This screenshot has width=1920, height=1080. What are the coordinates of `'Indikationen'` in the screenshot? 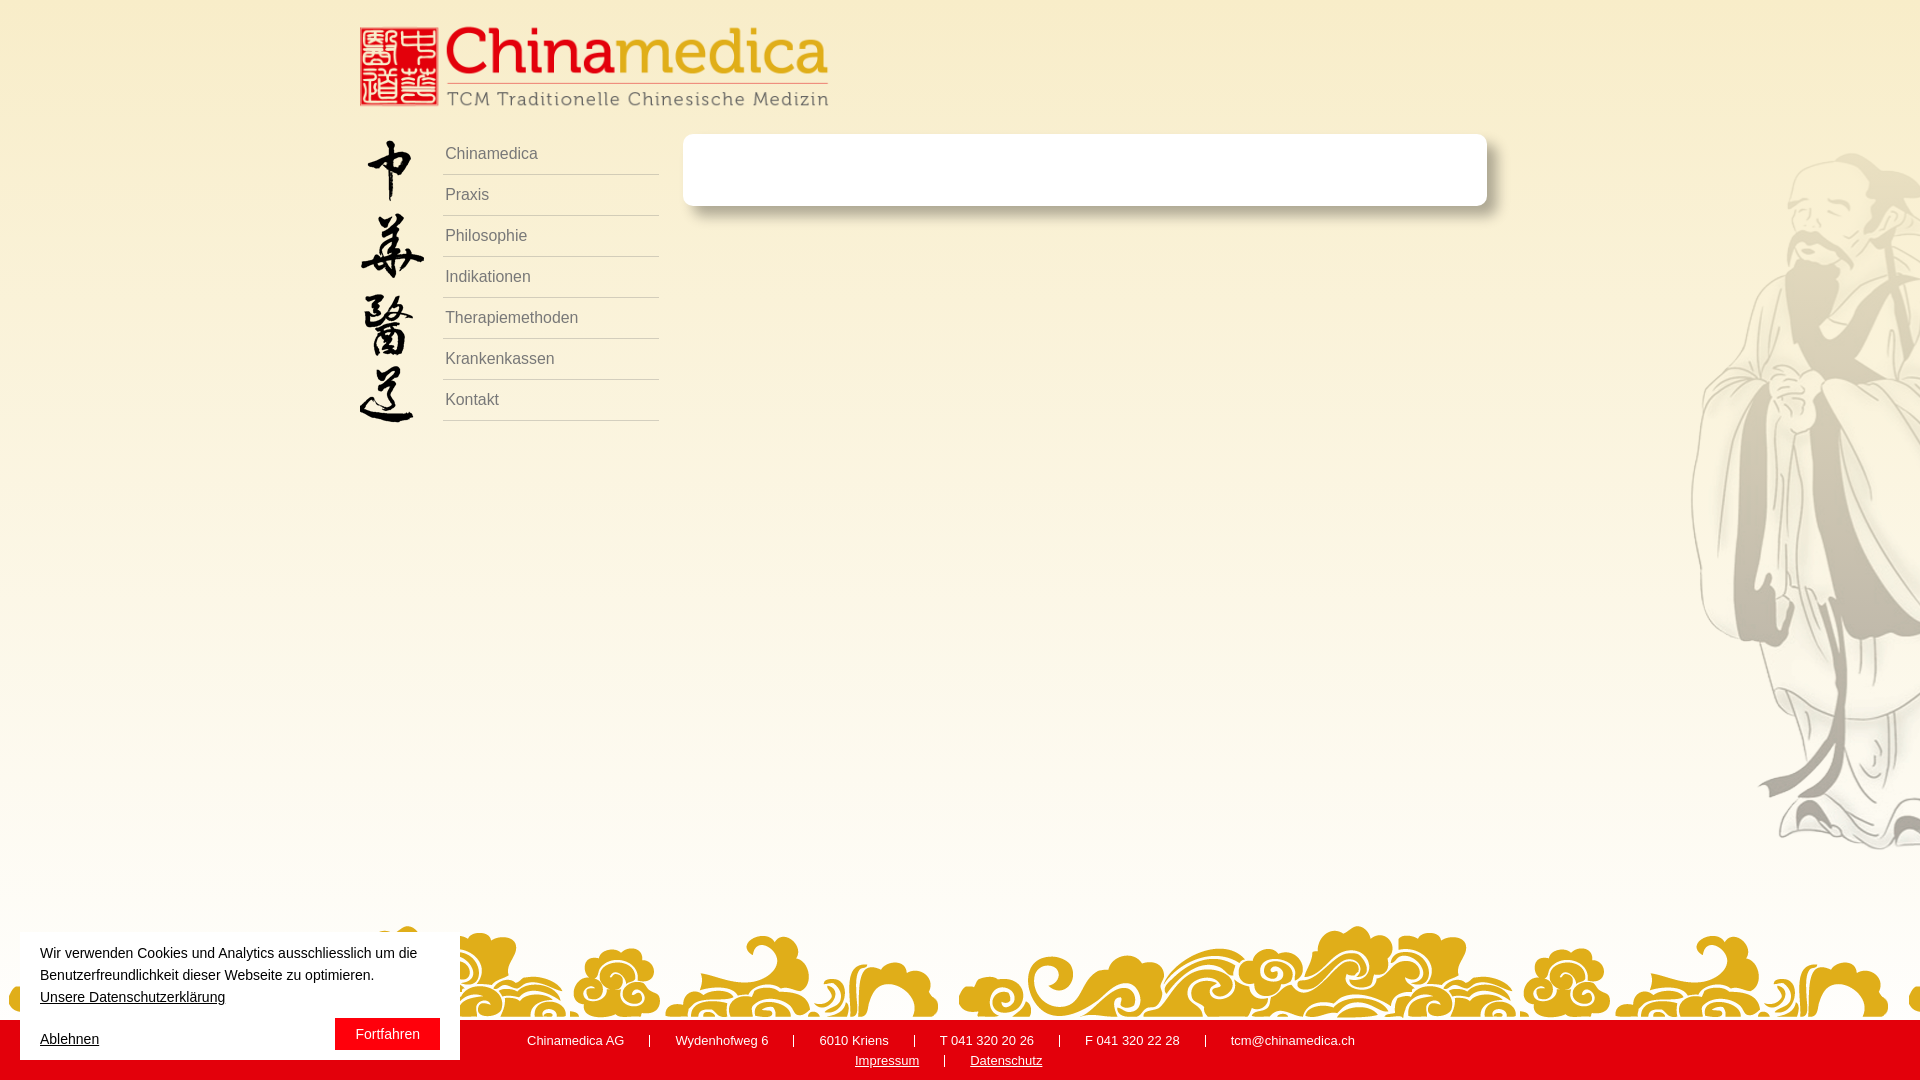 It's located at (551, 277).